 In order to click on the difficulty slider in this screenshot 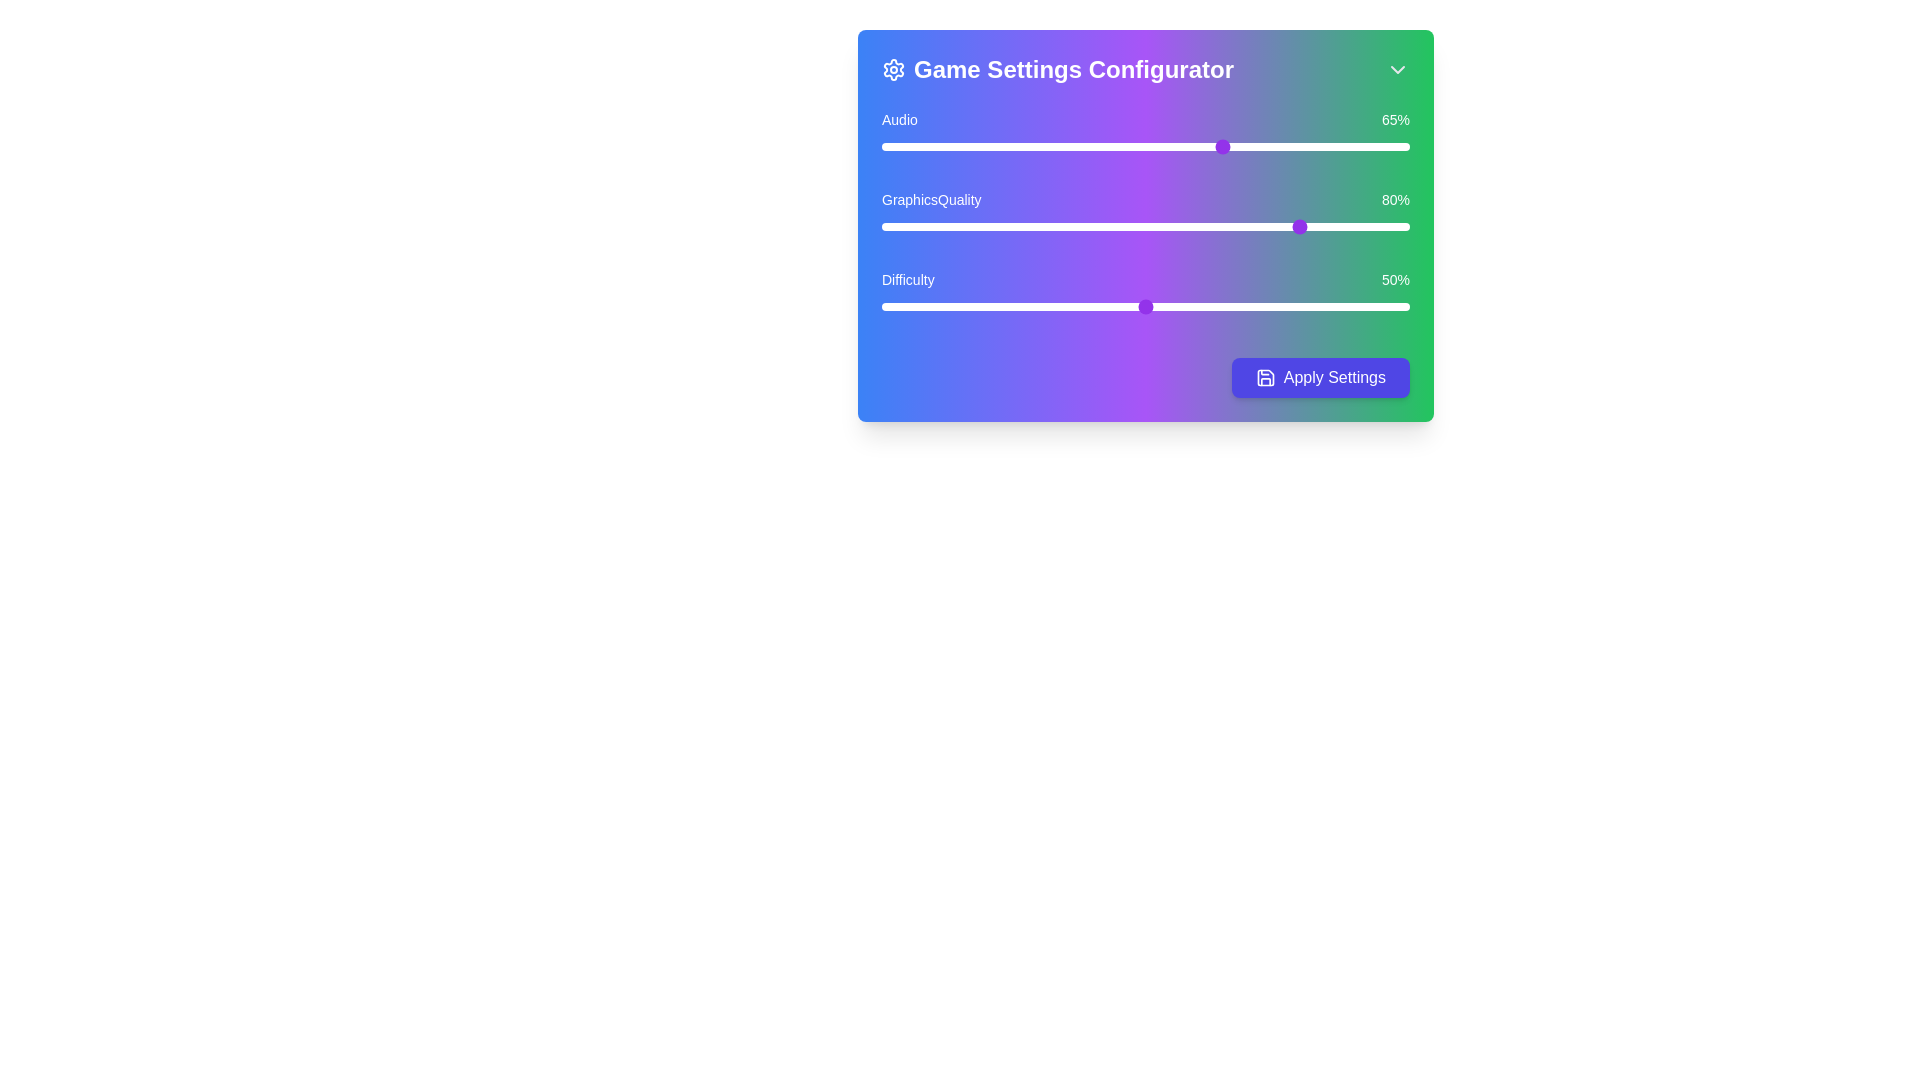, I will do `click(1315, 307)`.